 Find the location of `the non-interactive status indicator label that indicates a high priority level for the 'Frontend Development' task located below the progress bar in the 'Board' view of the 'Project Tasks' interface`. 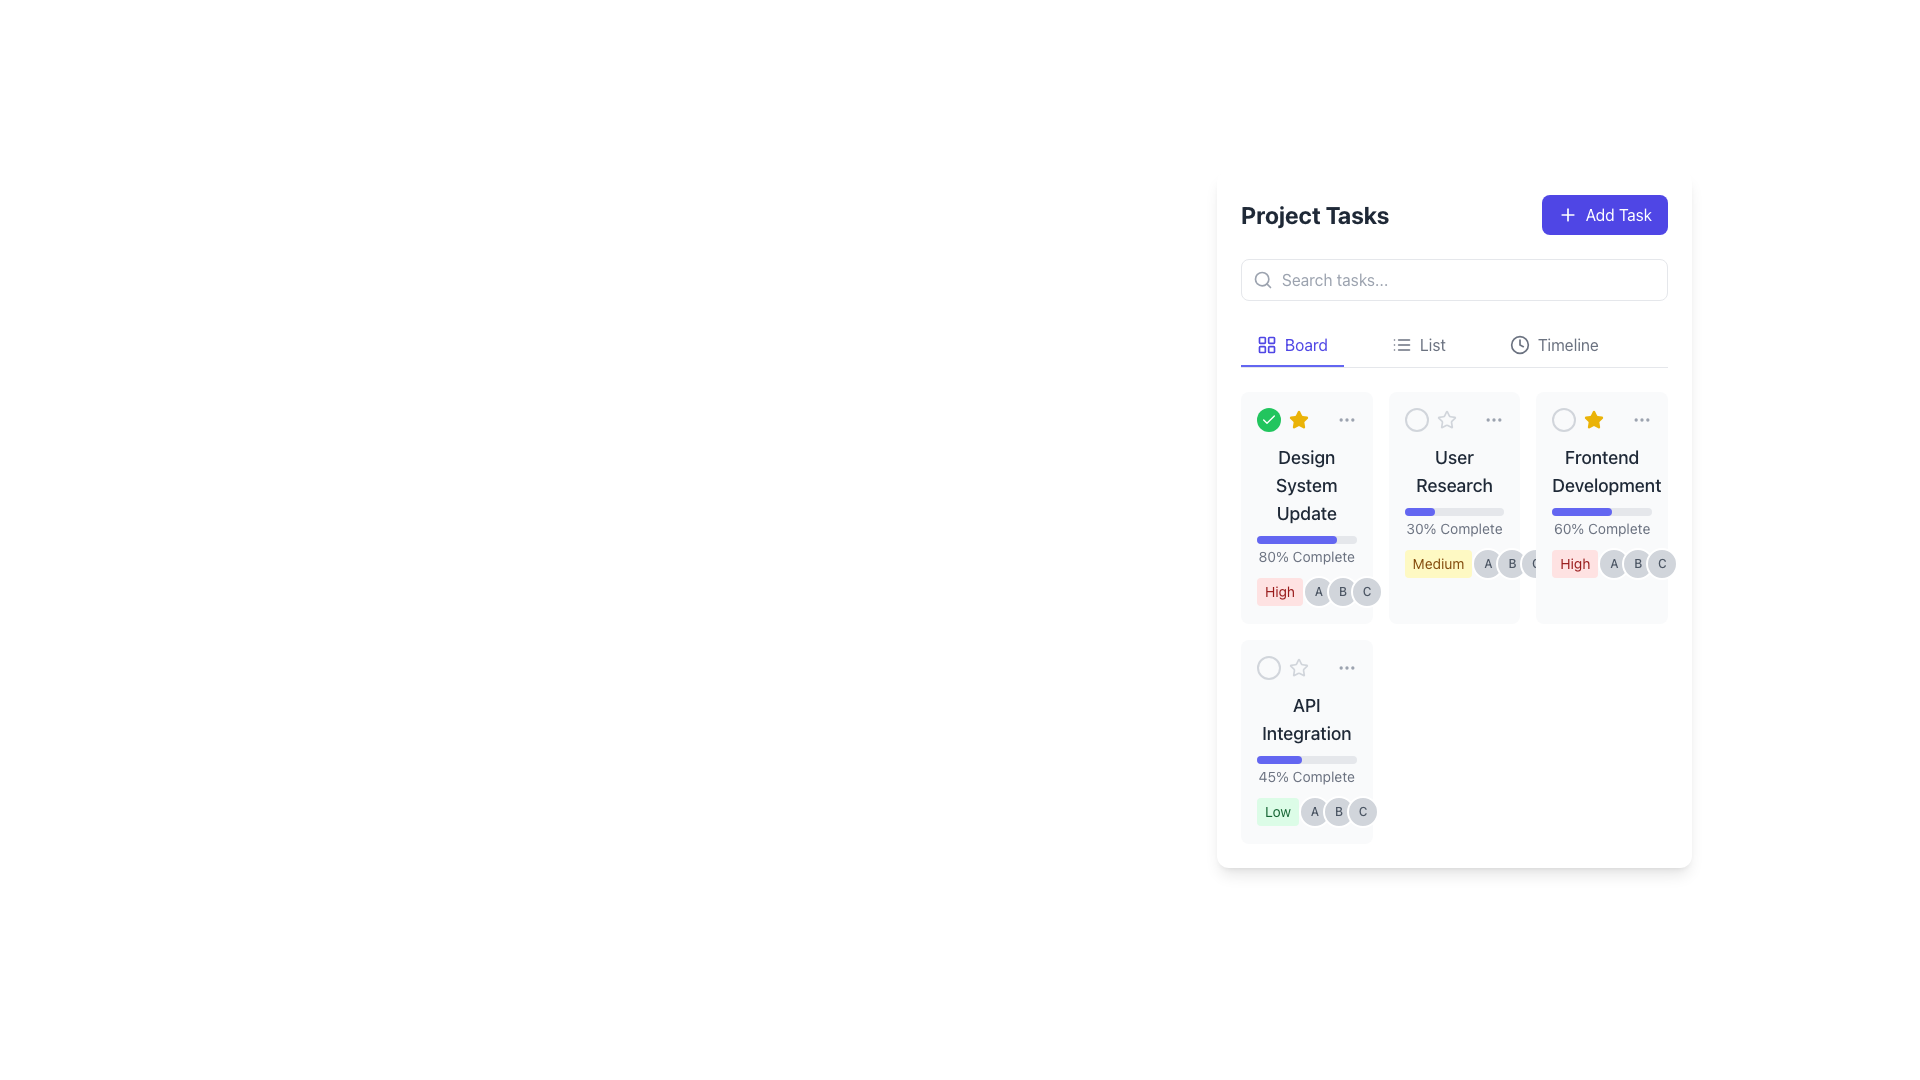

the non-interactive status indicator label that indicates a high priority level for the 'Frontend Development' task located below the progress bar in the 'Board' view of the 'Project Tasks' interface is located at coordinates (1574, 563).